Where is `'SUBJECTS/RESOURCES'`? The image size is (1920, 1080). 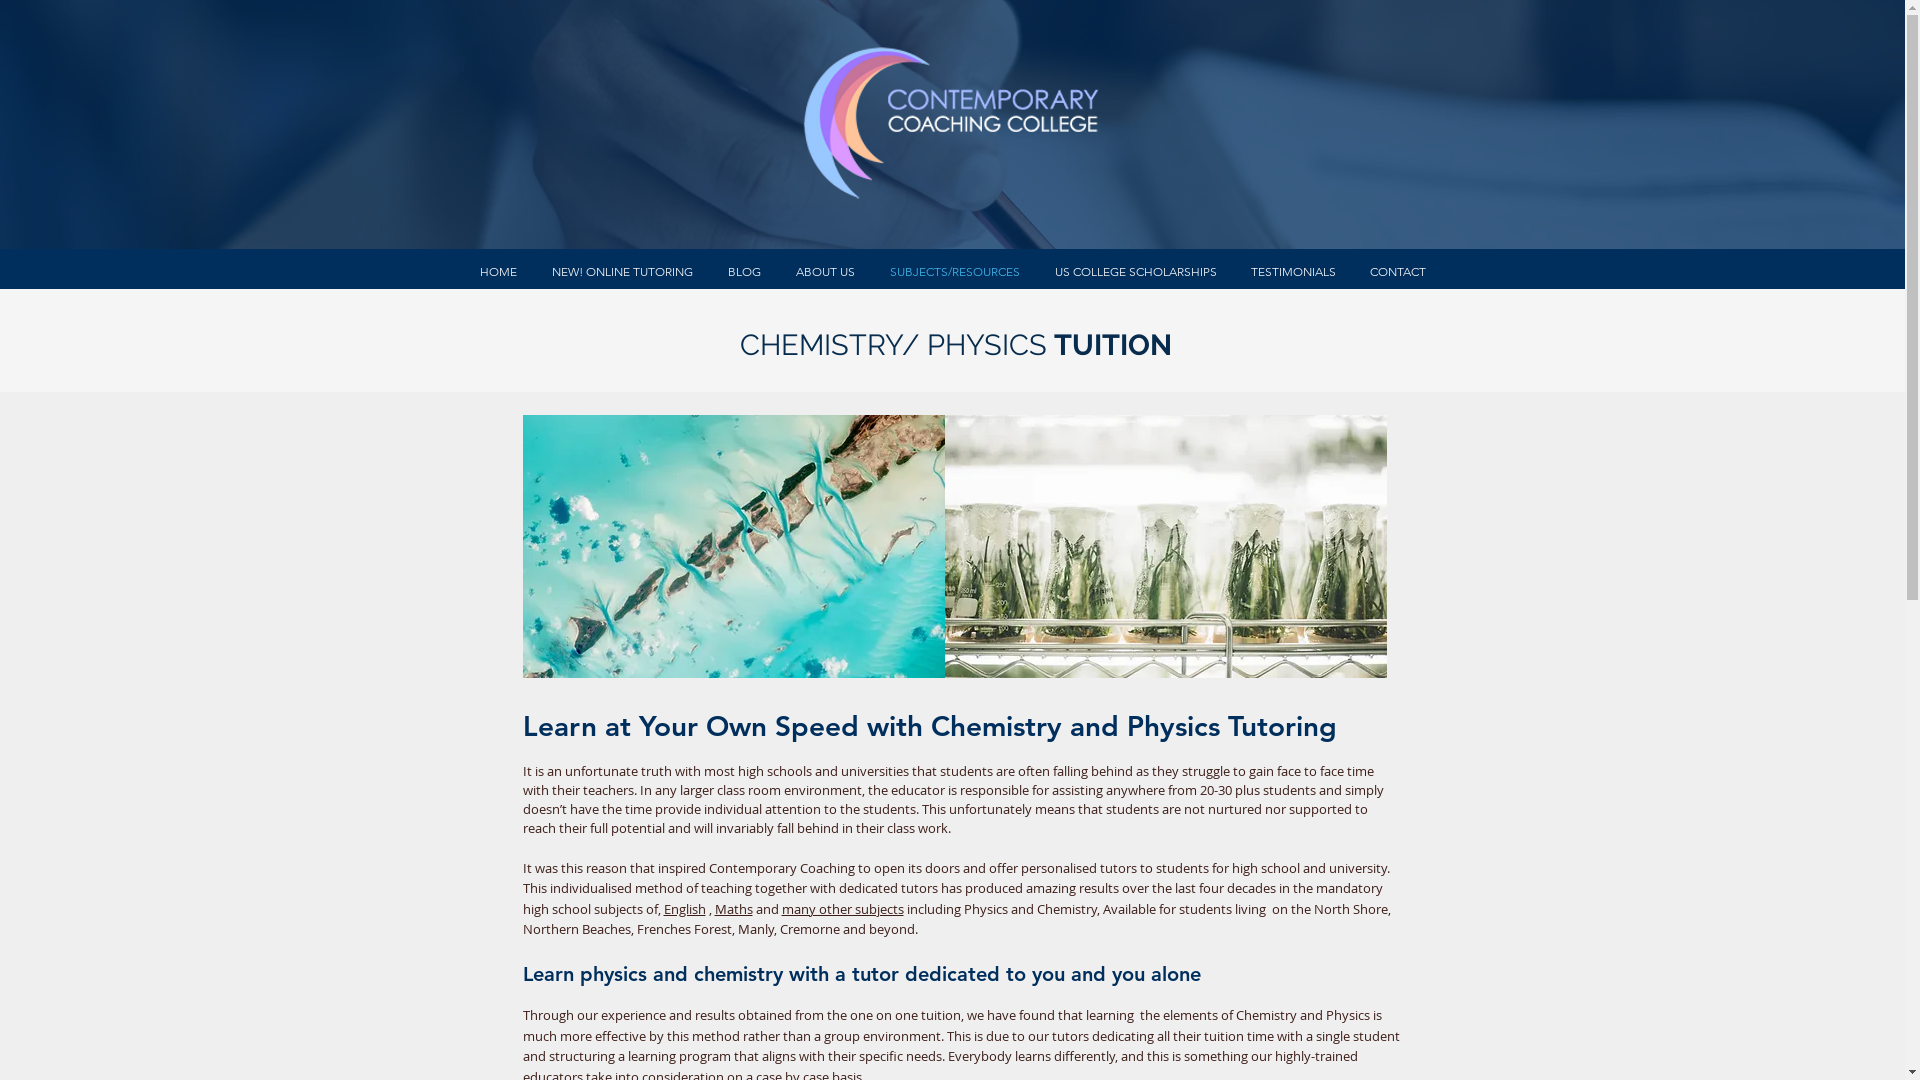
'SUBJECTS/RESOURCES' is located at coordinates (953, 271).